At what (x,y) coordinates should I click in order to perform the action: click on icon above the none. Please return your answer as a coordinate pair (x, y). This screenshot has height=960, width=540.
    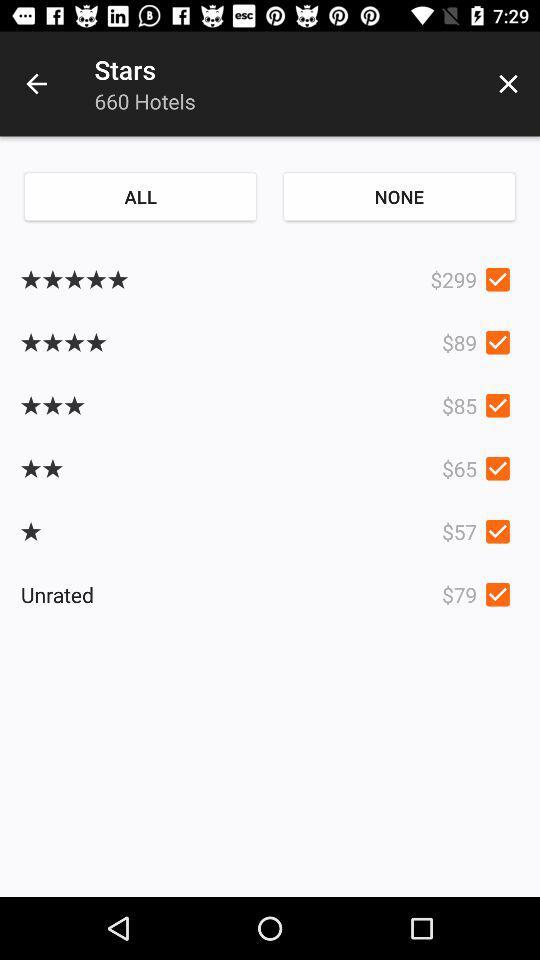
    Looking at the image, I should click on (508, 84).